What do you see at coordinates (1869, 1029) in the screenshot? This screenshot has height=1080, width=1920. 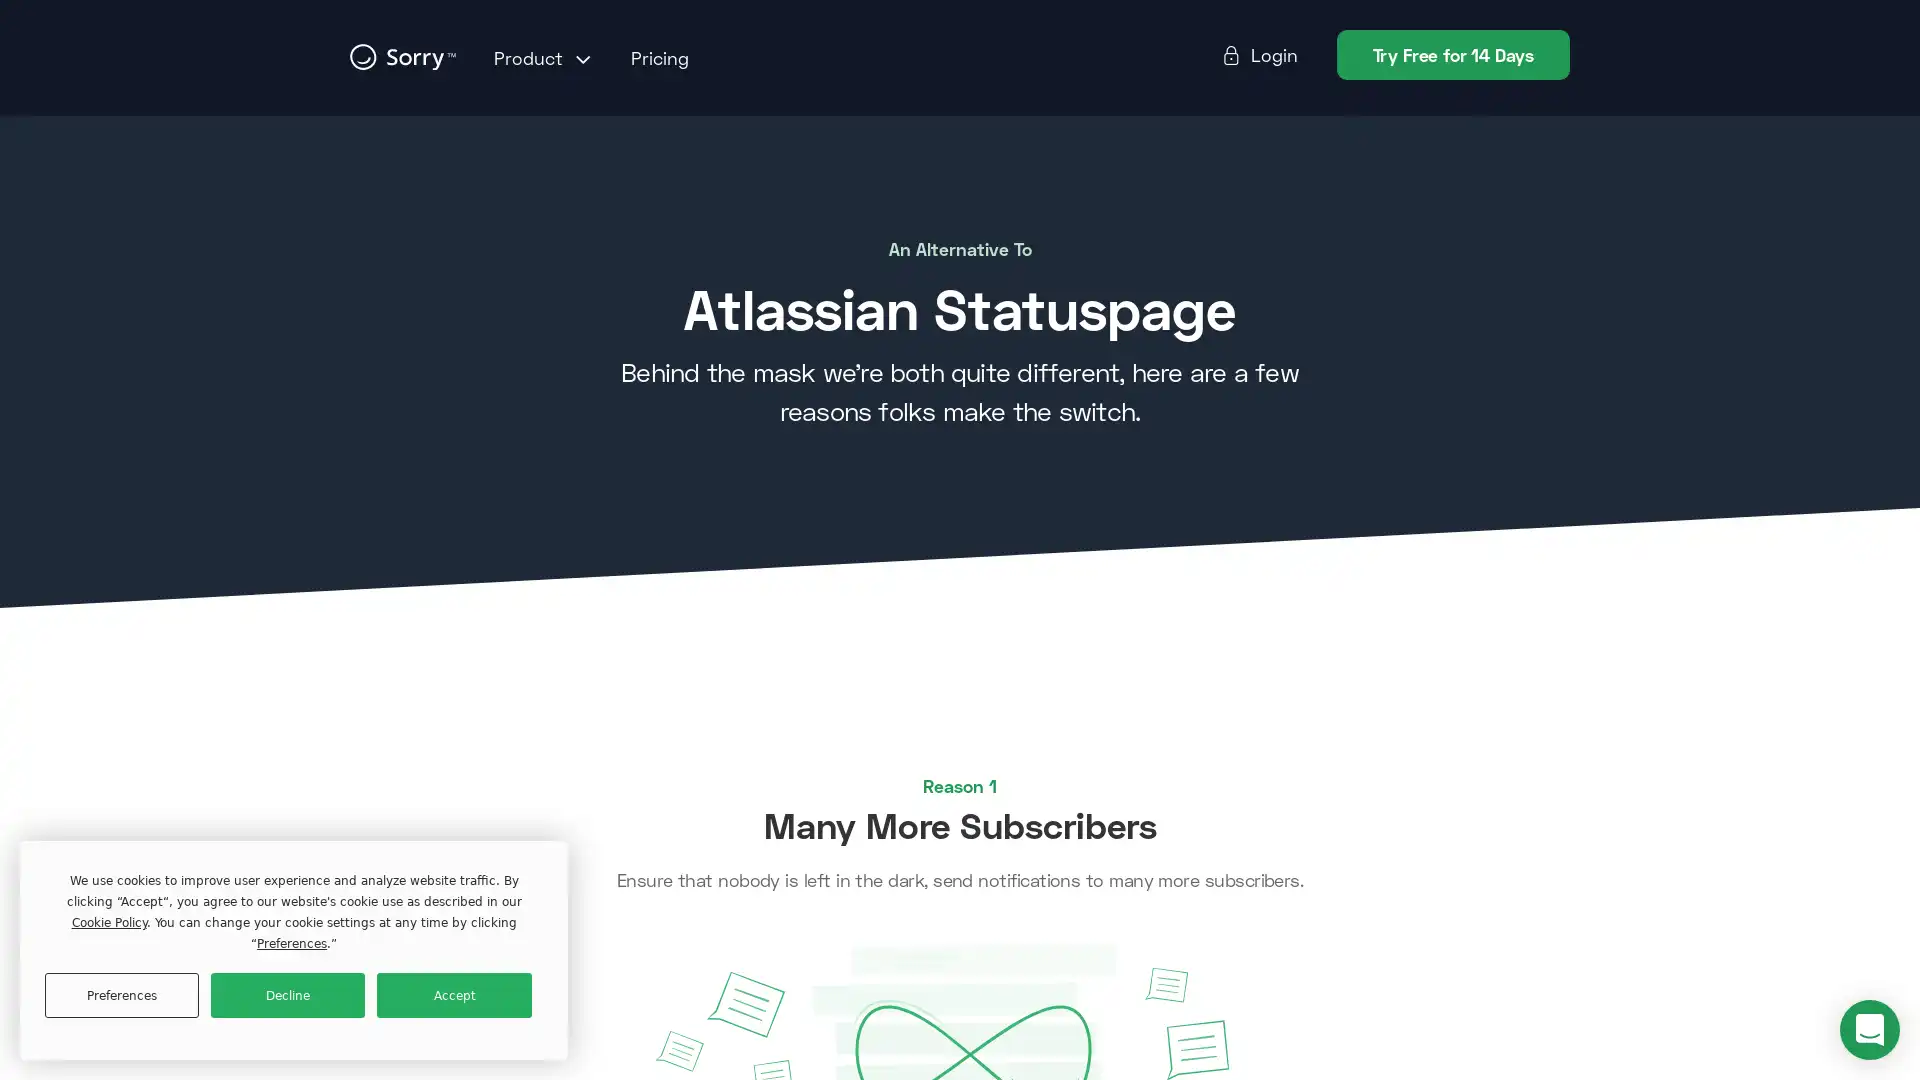 I see `Open Intercom Messenger` at bounding box center [1869, 1029].